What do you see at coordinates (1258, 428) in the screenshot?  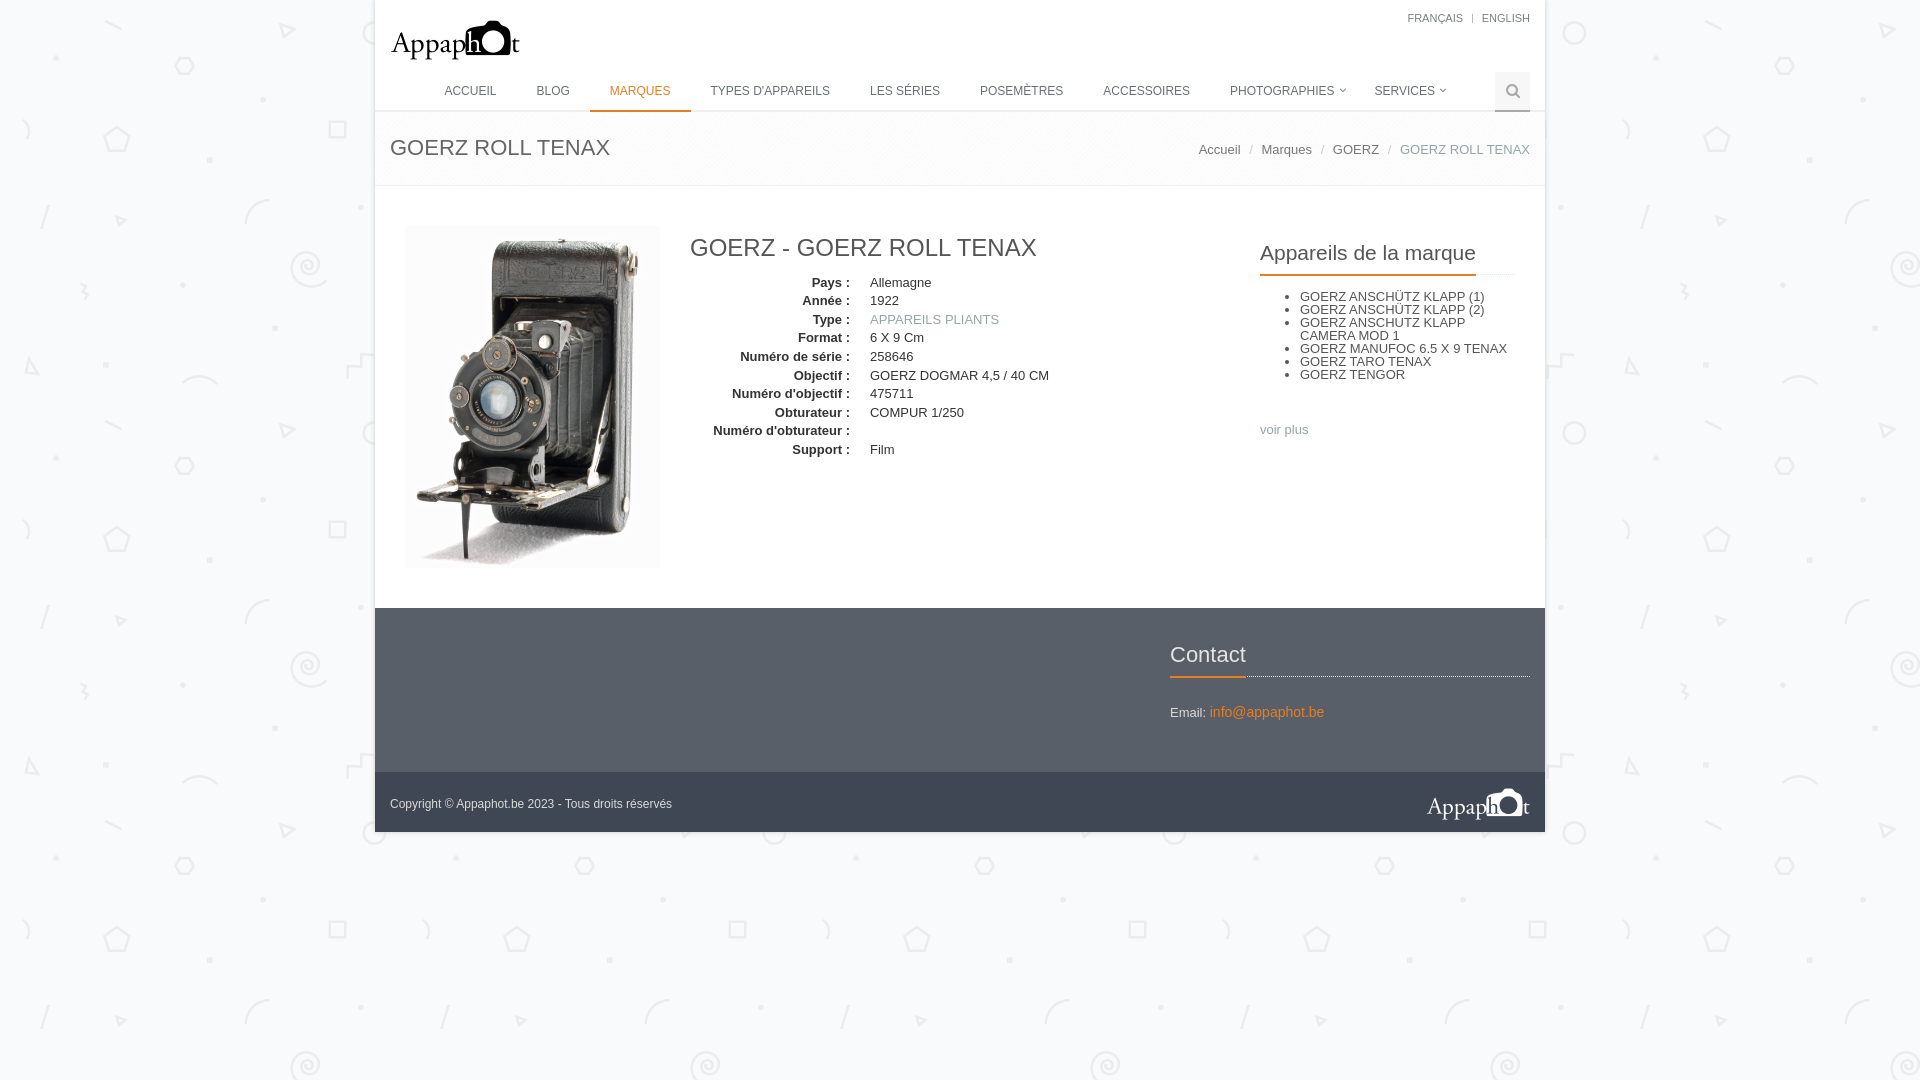 I see `'voir plus'` at bounding box center [1258, 428].